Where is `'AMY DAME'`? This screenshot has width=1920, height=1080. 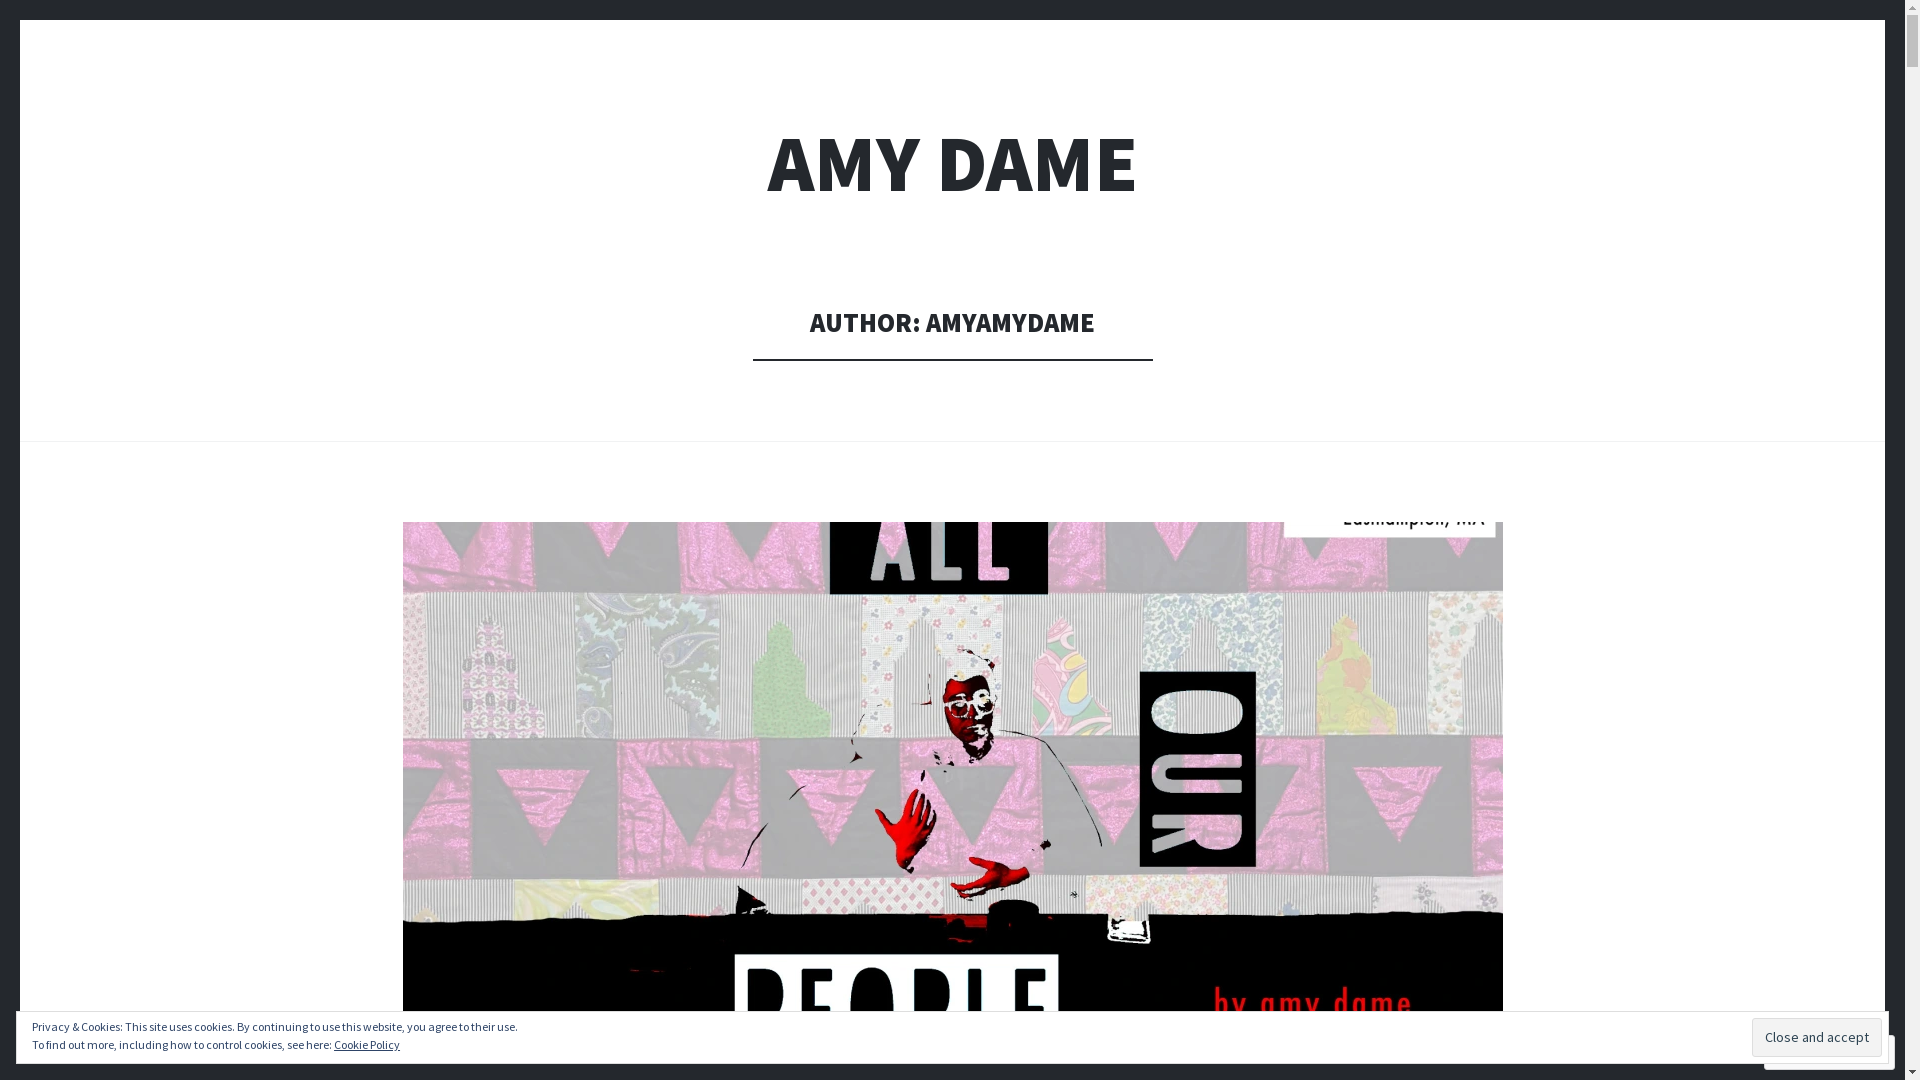
'AMY DAME' is located at coordinates (952, 162).